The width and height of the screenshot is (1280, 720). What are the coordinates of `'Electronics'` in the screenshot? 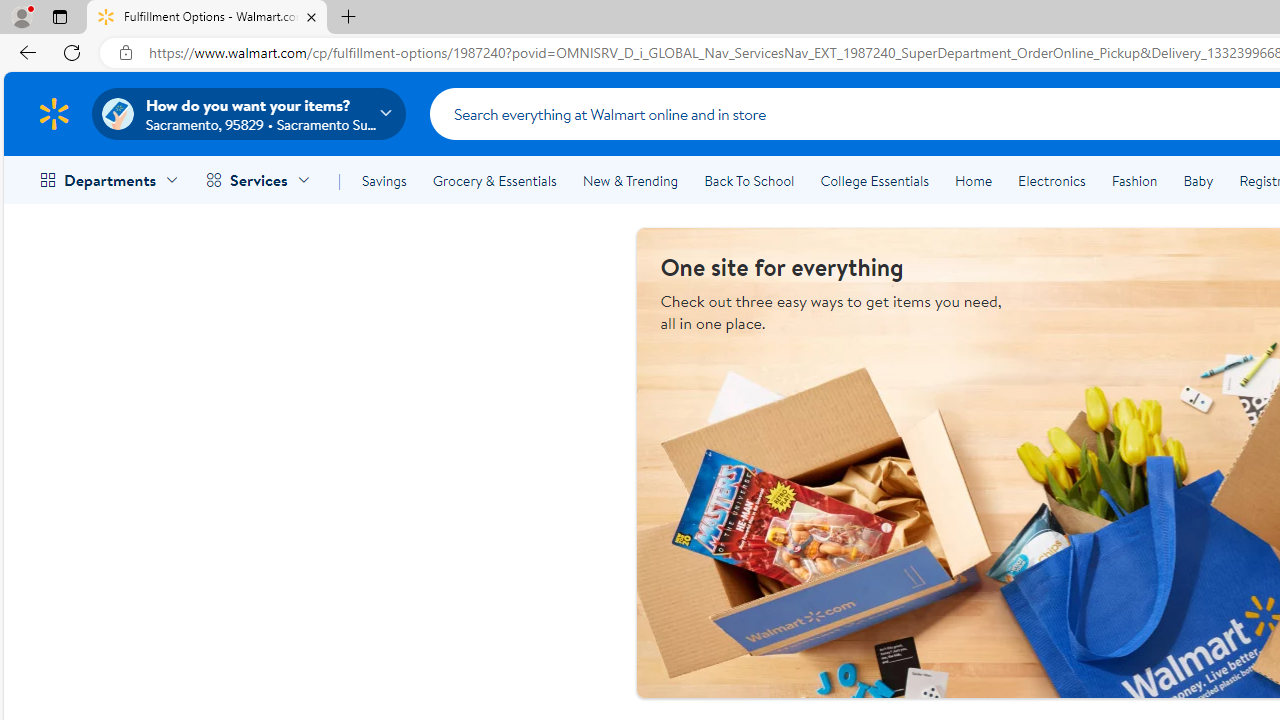 It's located at (1050, 181).